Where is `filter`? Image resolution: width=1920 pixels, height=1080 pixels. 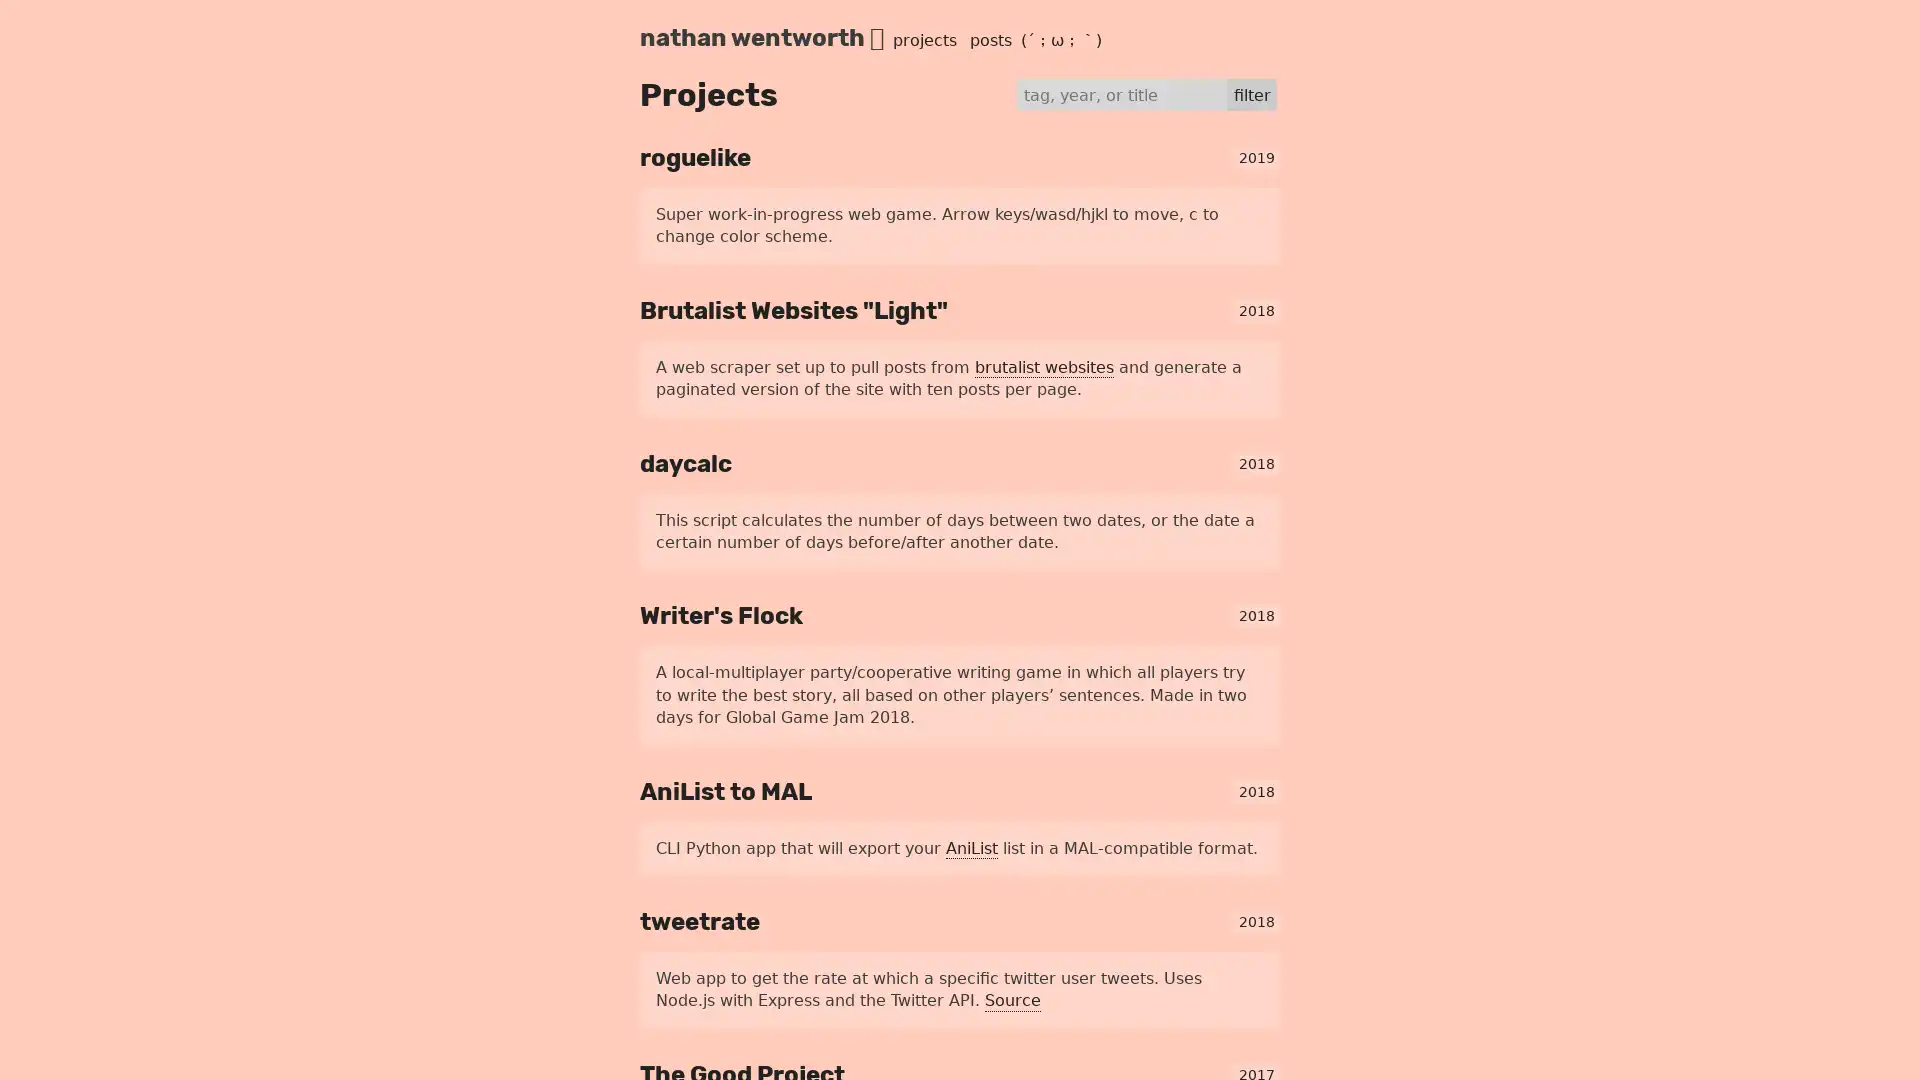 filter is located at coordinates (1251, 94).